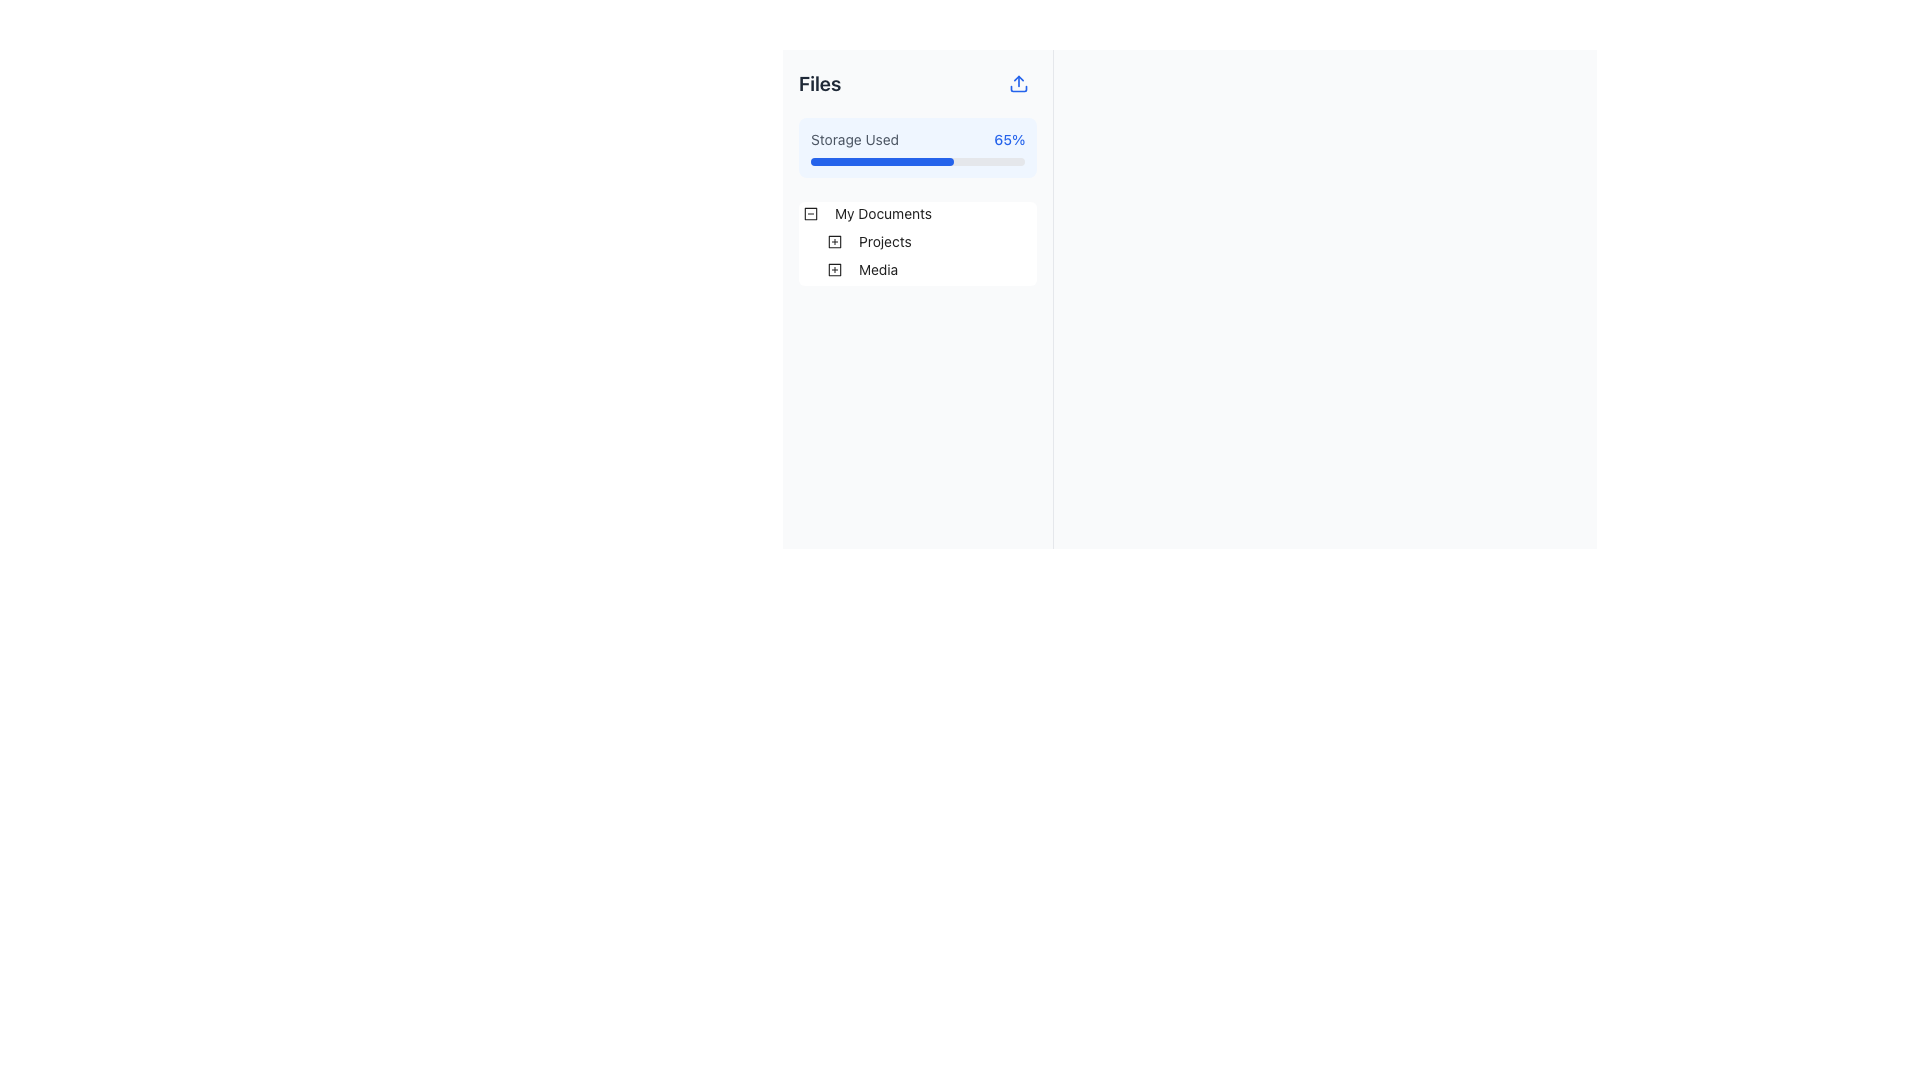  What do you see at coordinates (811, 213) in the screenshot?
I see `the square button that is an outline located to the left of the 'My Documents' label` at bounding box center [811, 213].